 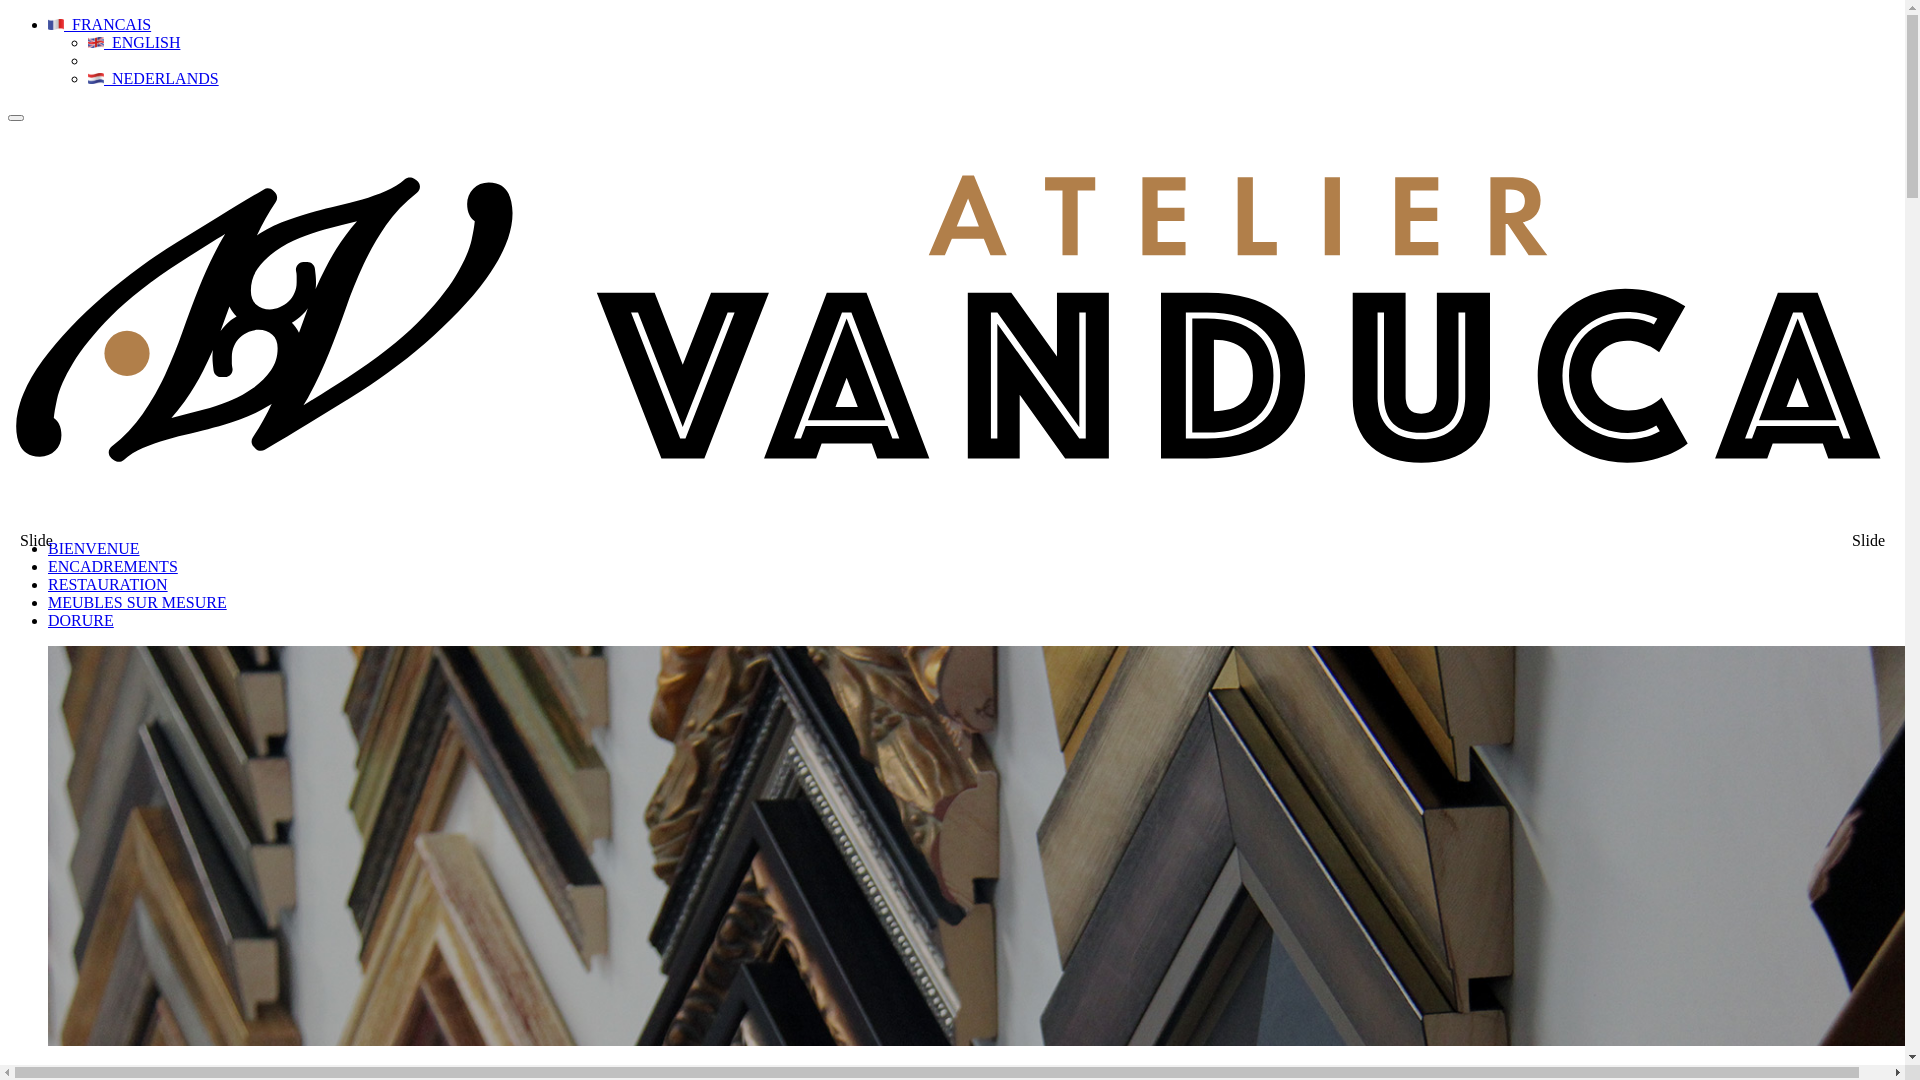 I want to click on 'MEUBLES SUR MESURE', so click(x=136, y=601).